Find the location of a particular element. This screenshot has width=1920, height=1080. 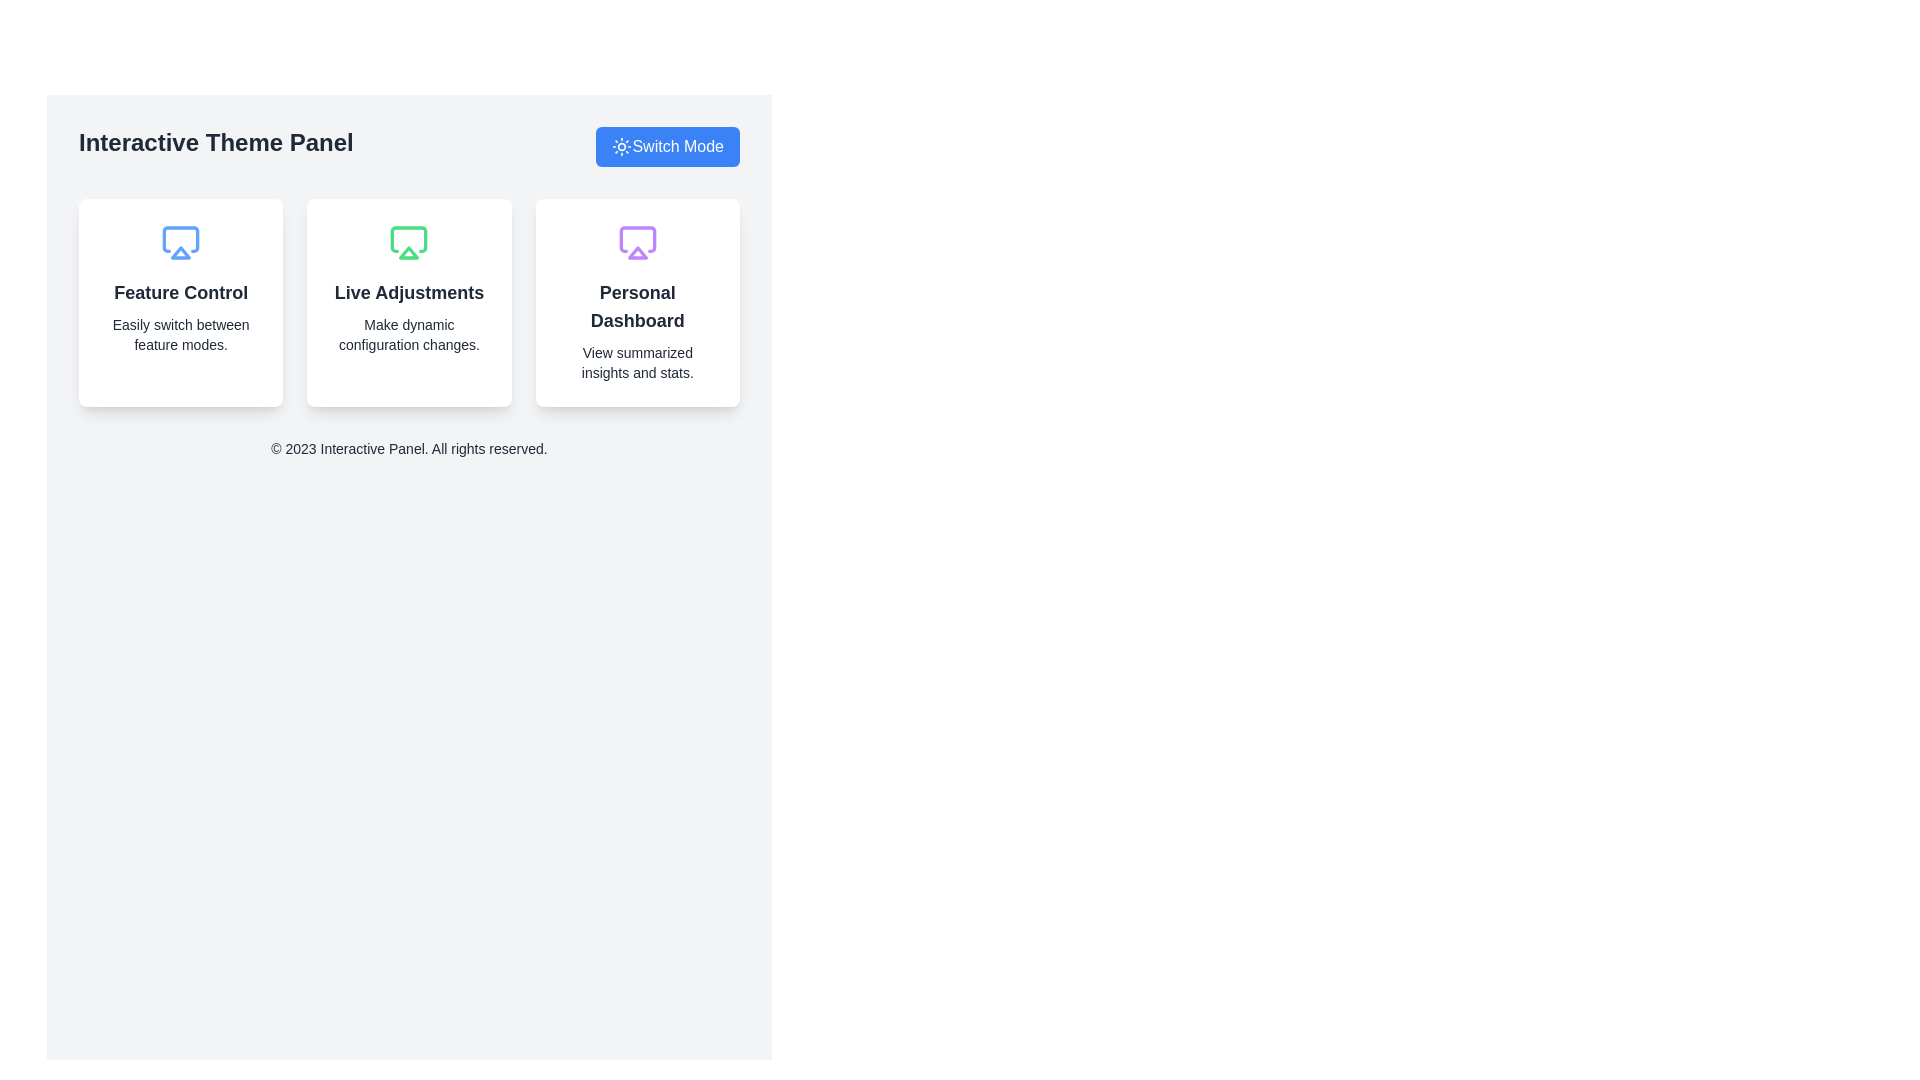

the decorative triangular icon resembling a play button located within the 'Personal Dashboard' card is located at coordinates (636, 252).